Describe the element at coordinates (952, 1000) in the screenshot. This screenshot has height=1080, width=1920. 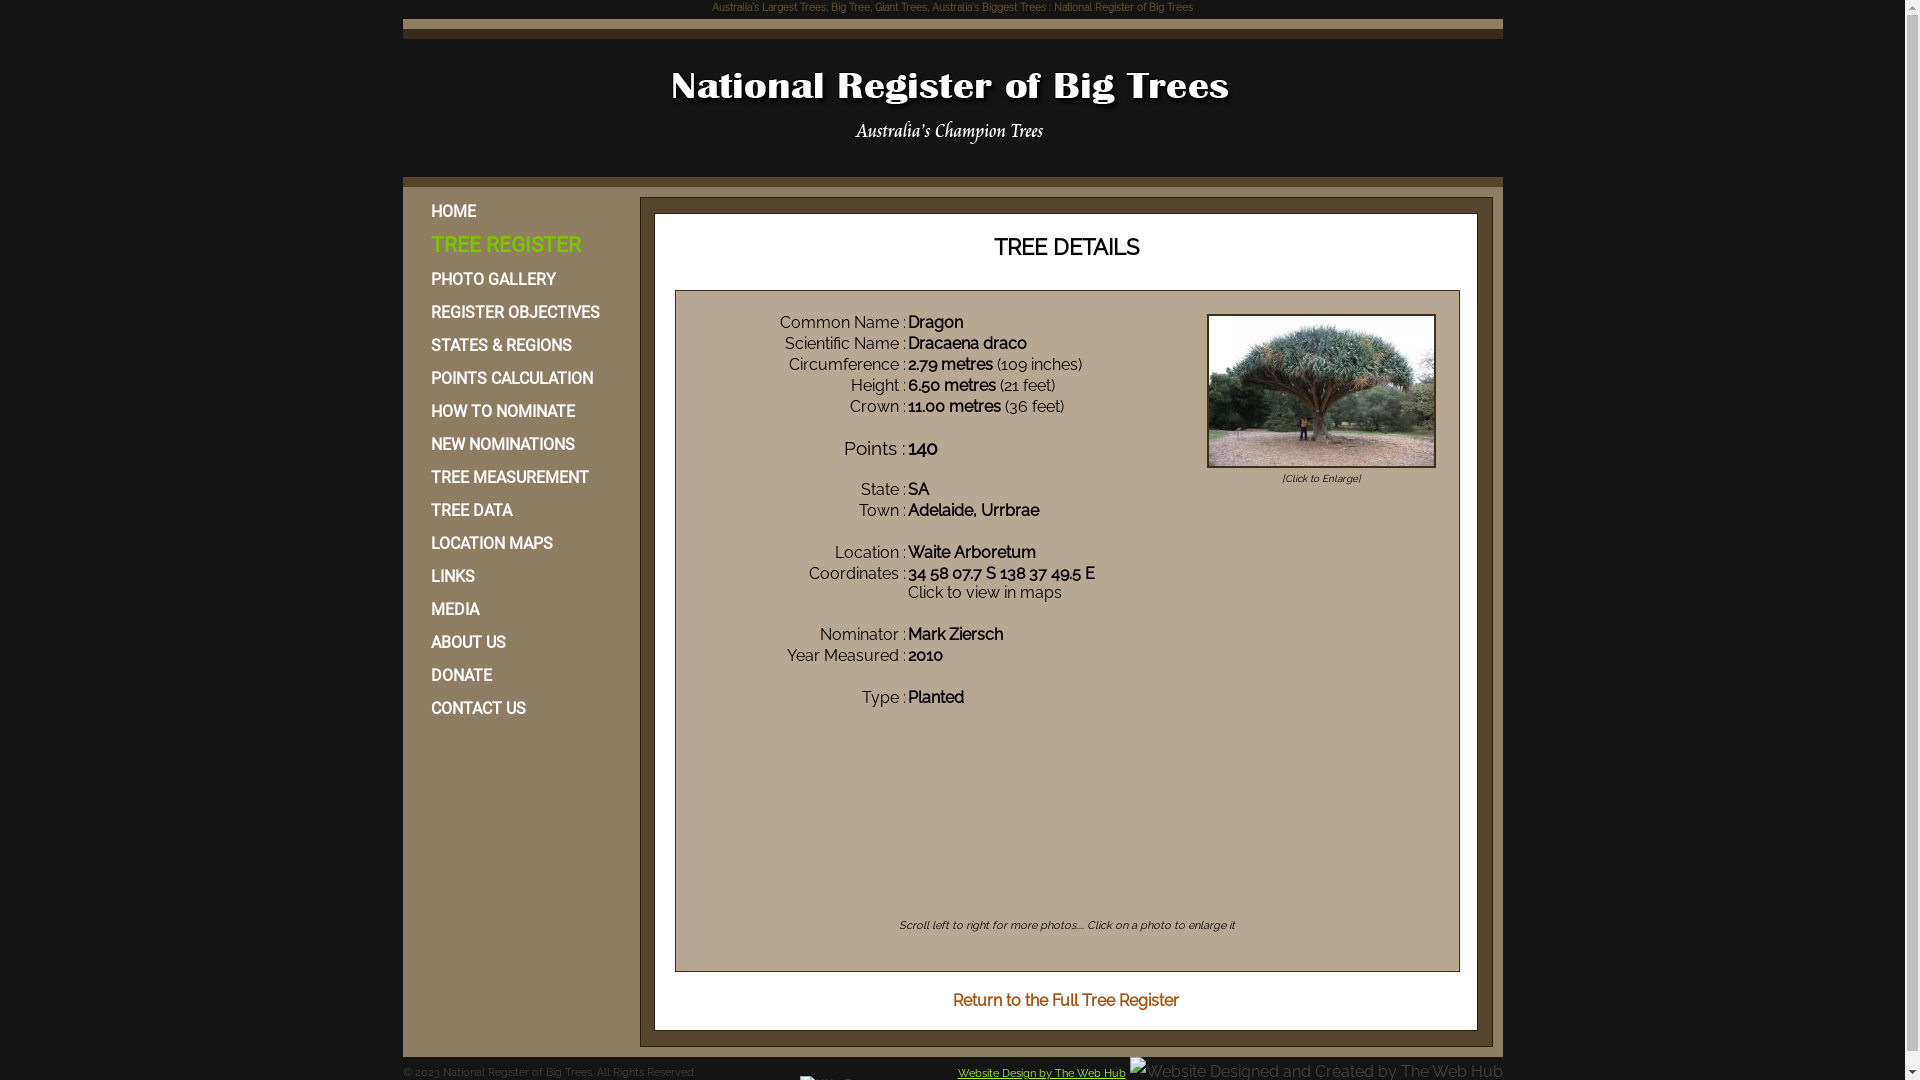
I see `'Return to the Full Tree Register'` at that location.